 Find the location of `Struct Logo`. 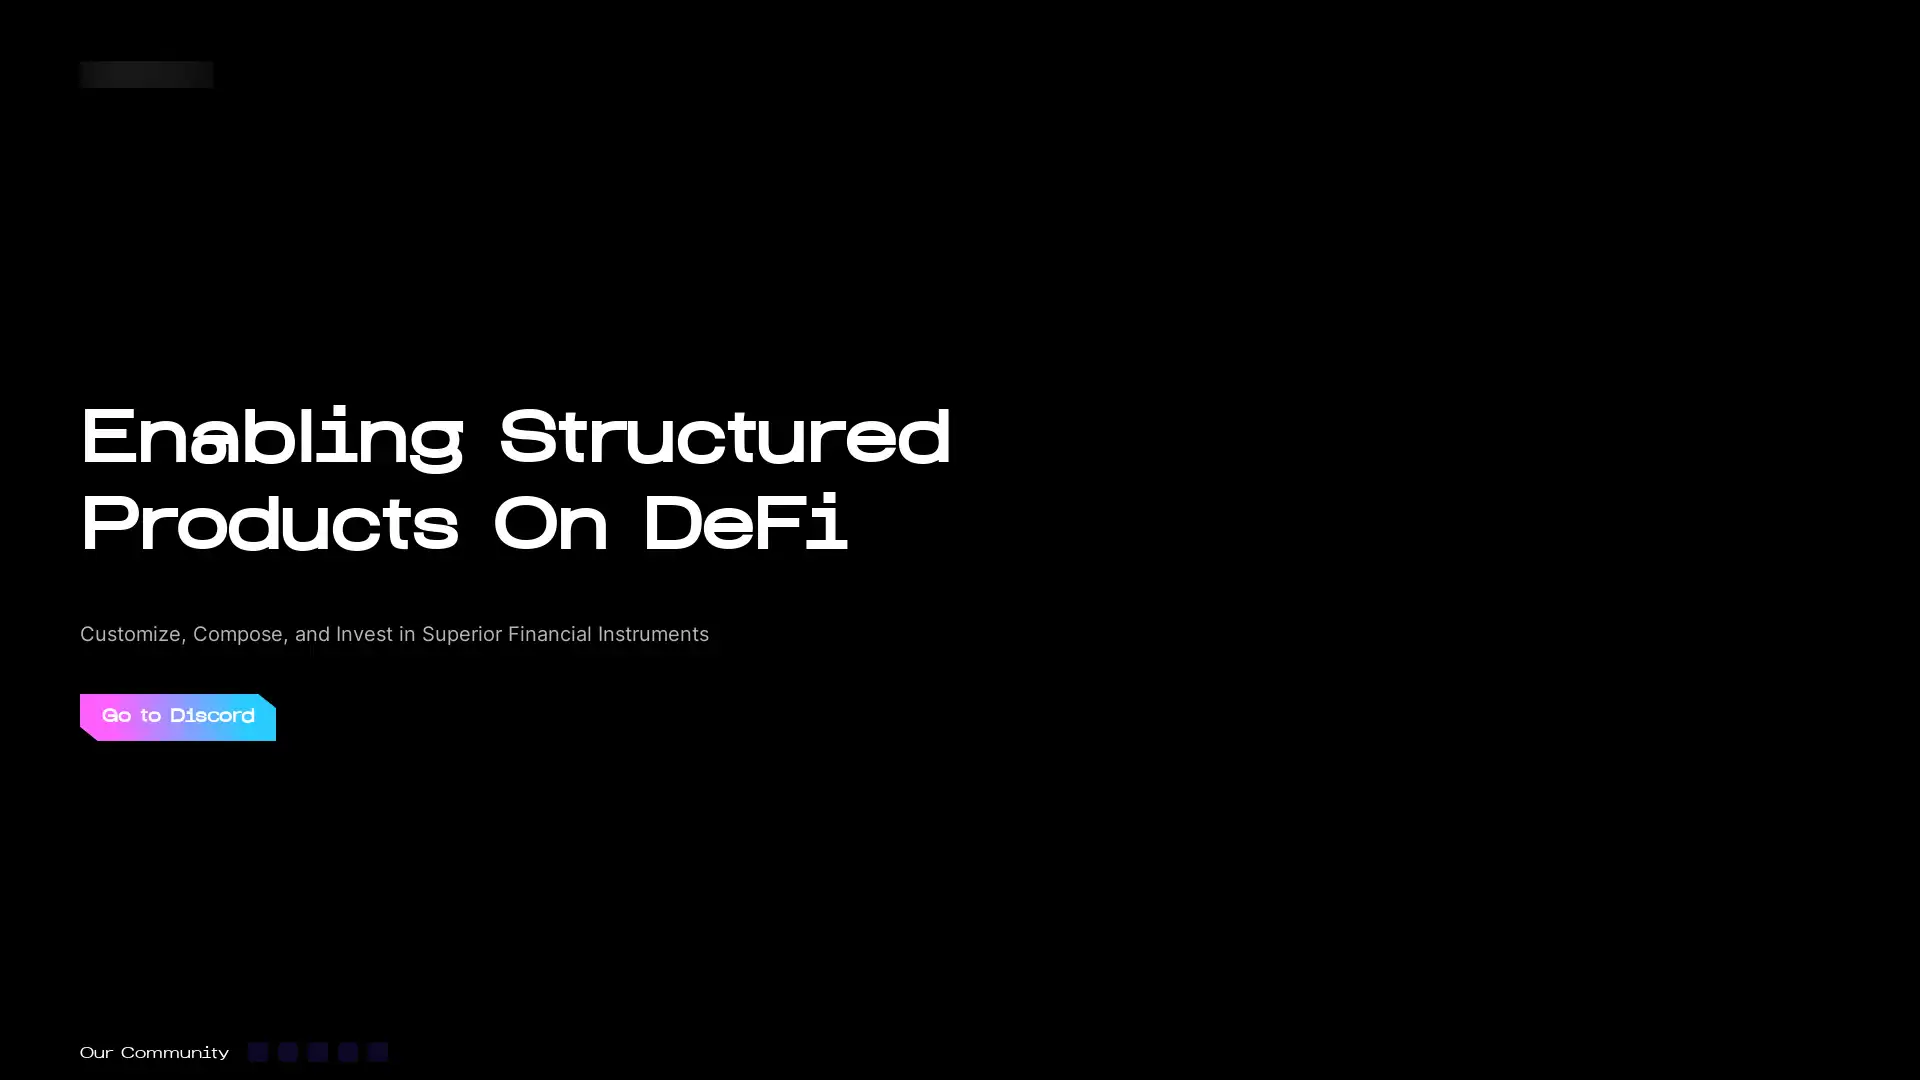

Struct Logo is located at coordinates (146, 72).